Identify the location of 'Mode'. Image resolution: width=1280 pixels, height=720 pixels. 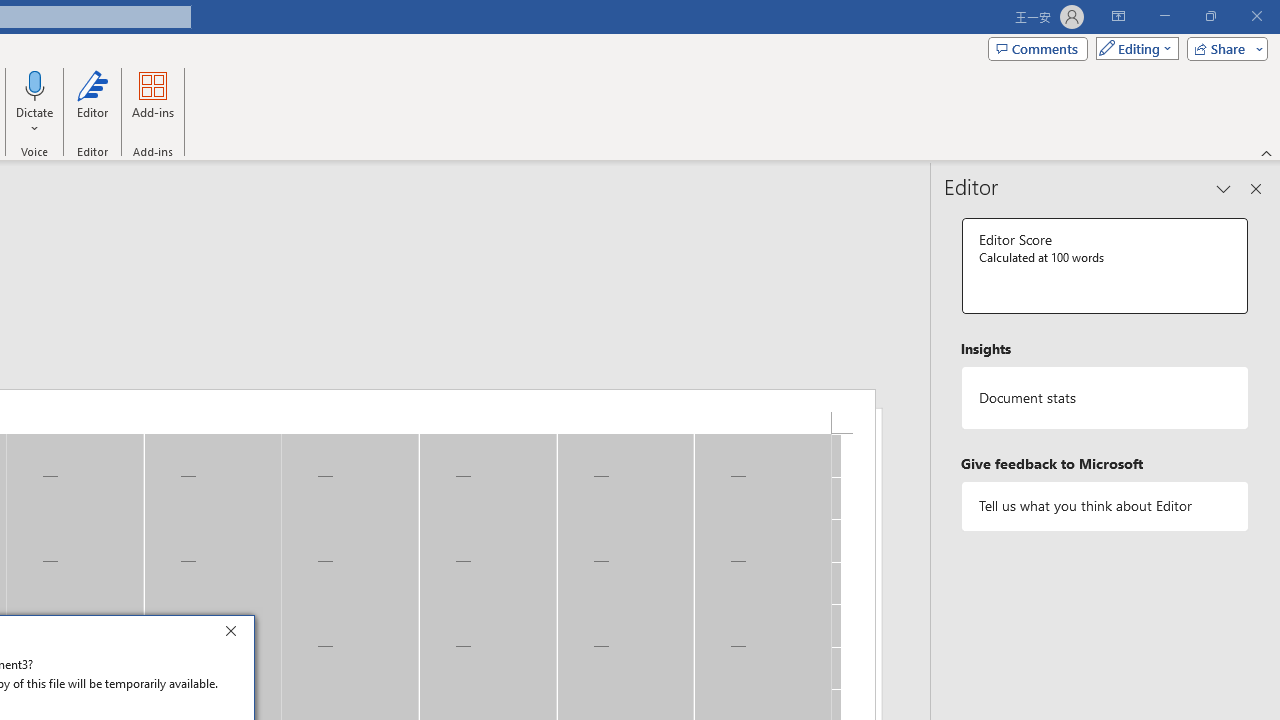
(1133, 47).